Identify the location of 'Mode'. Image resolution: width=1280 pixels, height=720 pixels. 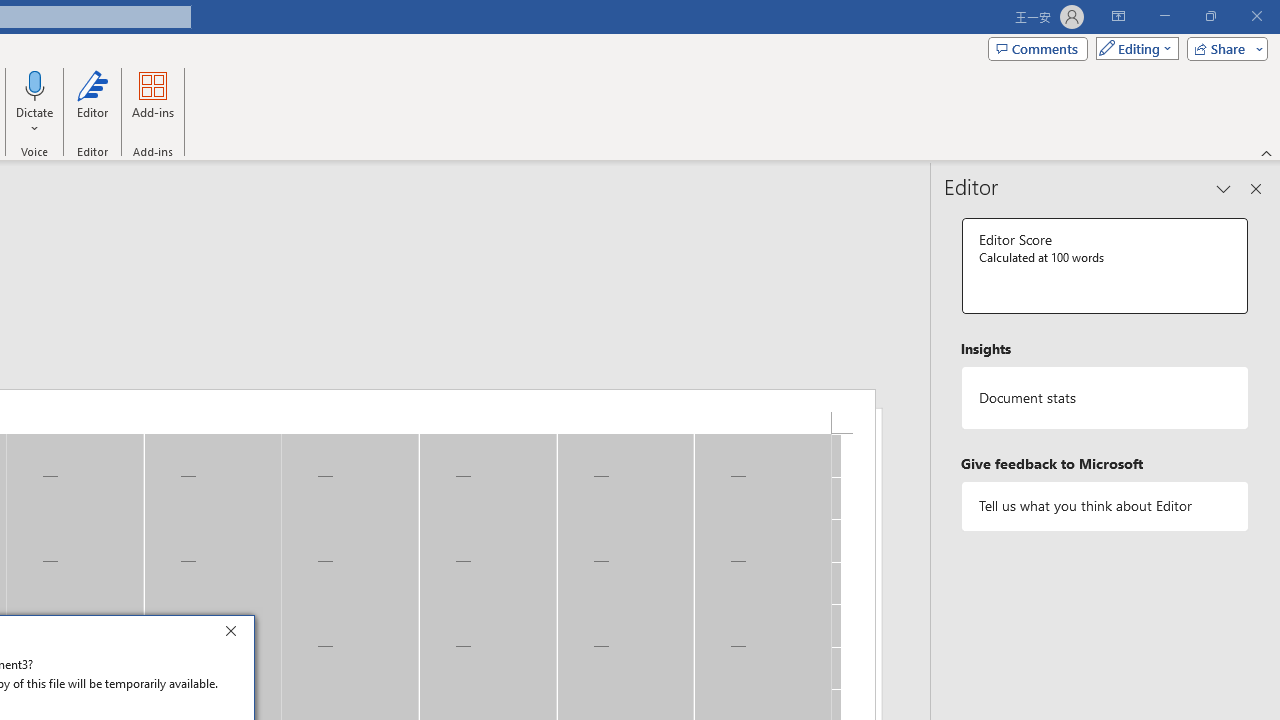
(1133, 47).